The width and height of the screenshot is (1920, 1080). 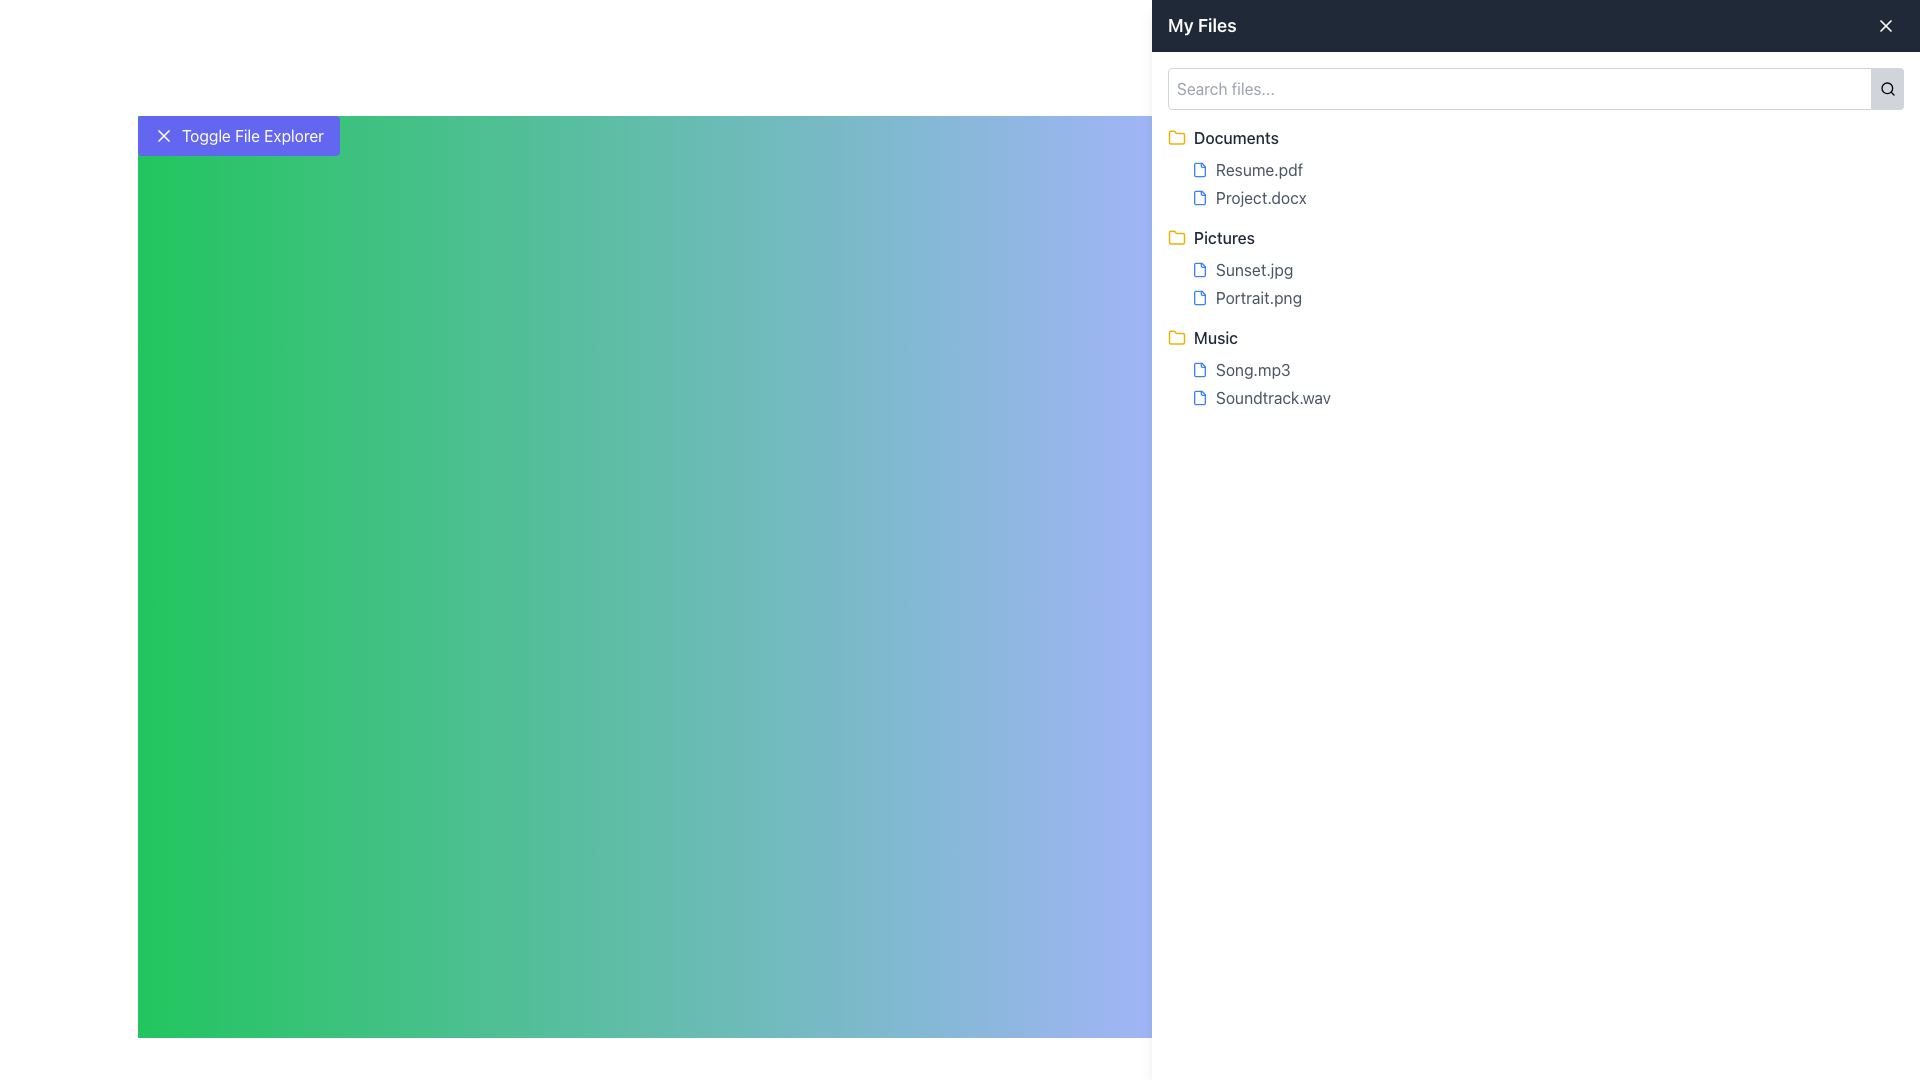 What do you see at coordinates (1176, 235) in the screenshot?
I see `the folder icon in the 'My Files' section` at bounding box center [1176, 235].